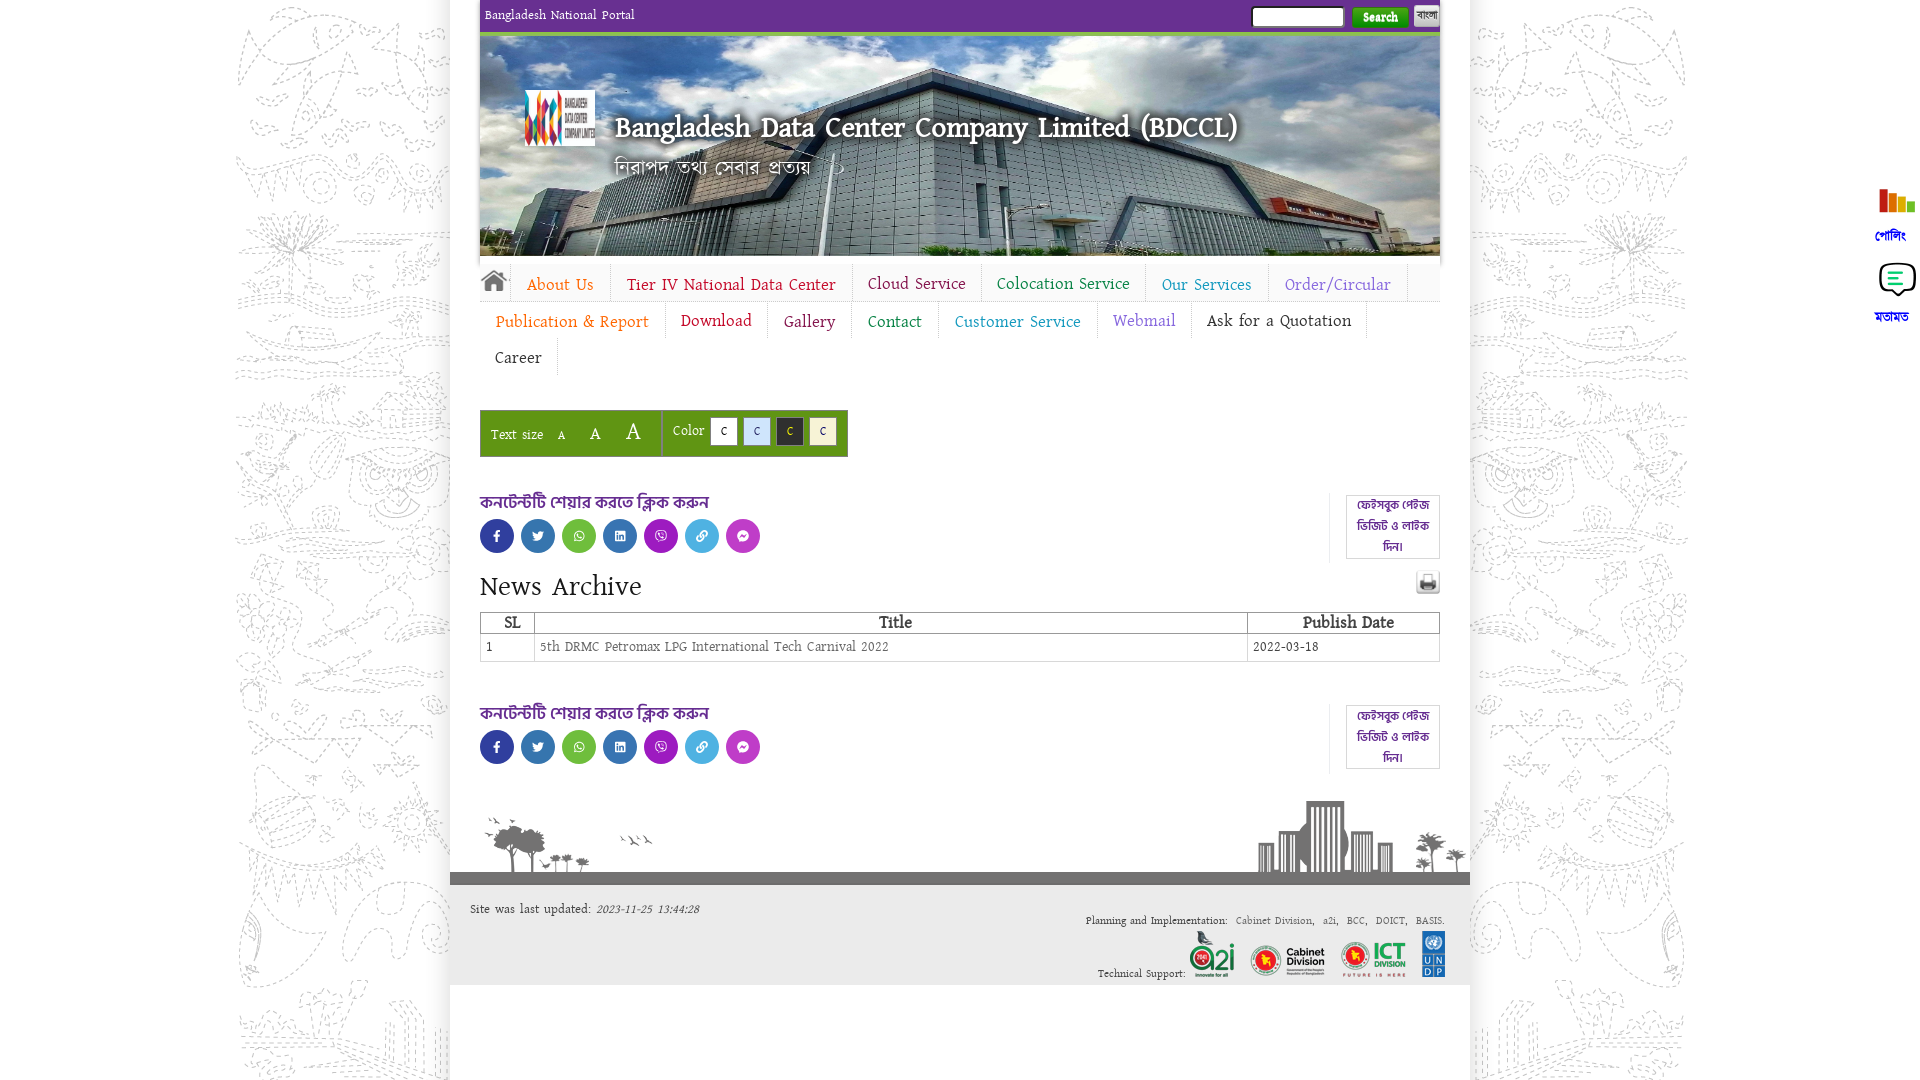  I want to click on 'C', so click(723, 430).